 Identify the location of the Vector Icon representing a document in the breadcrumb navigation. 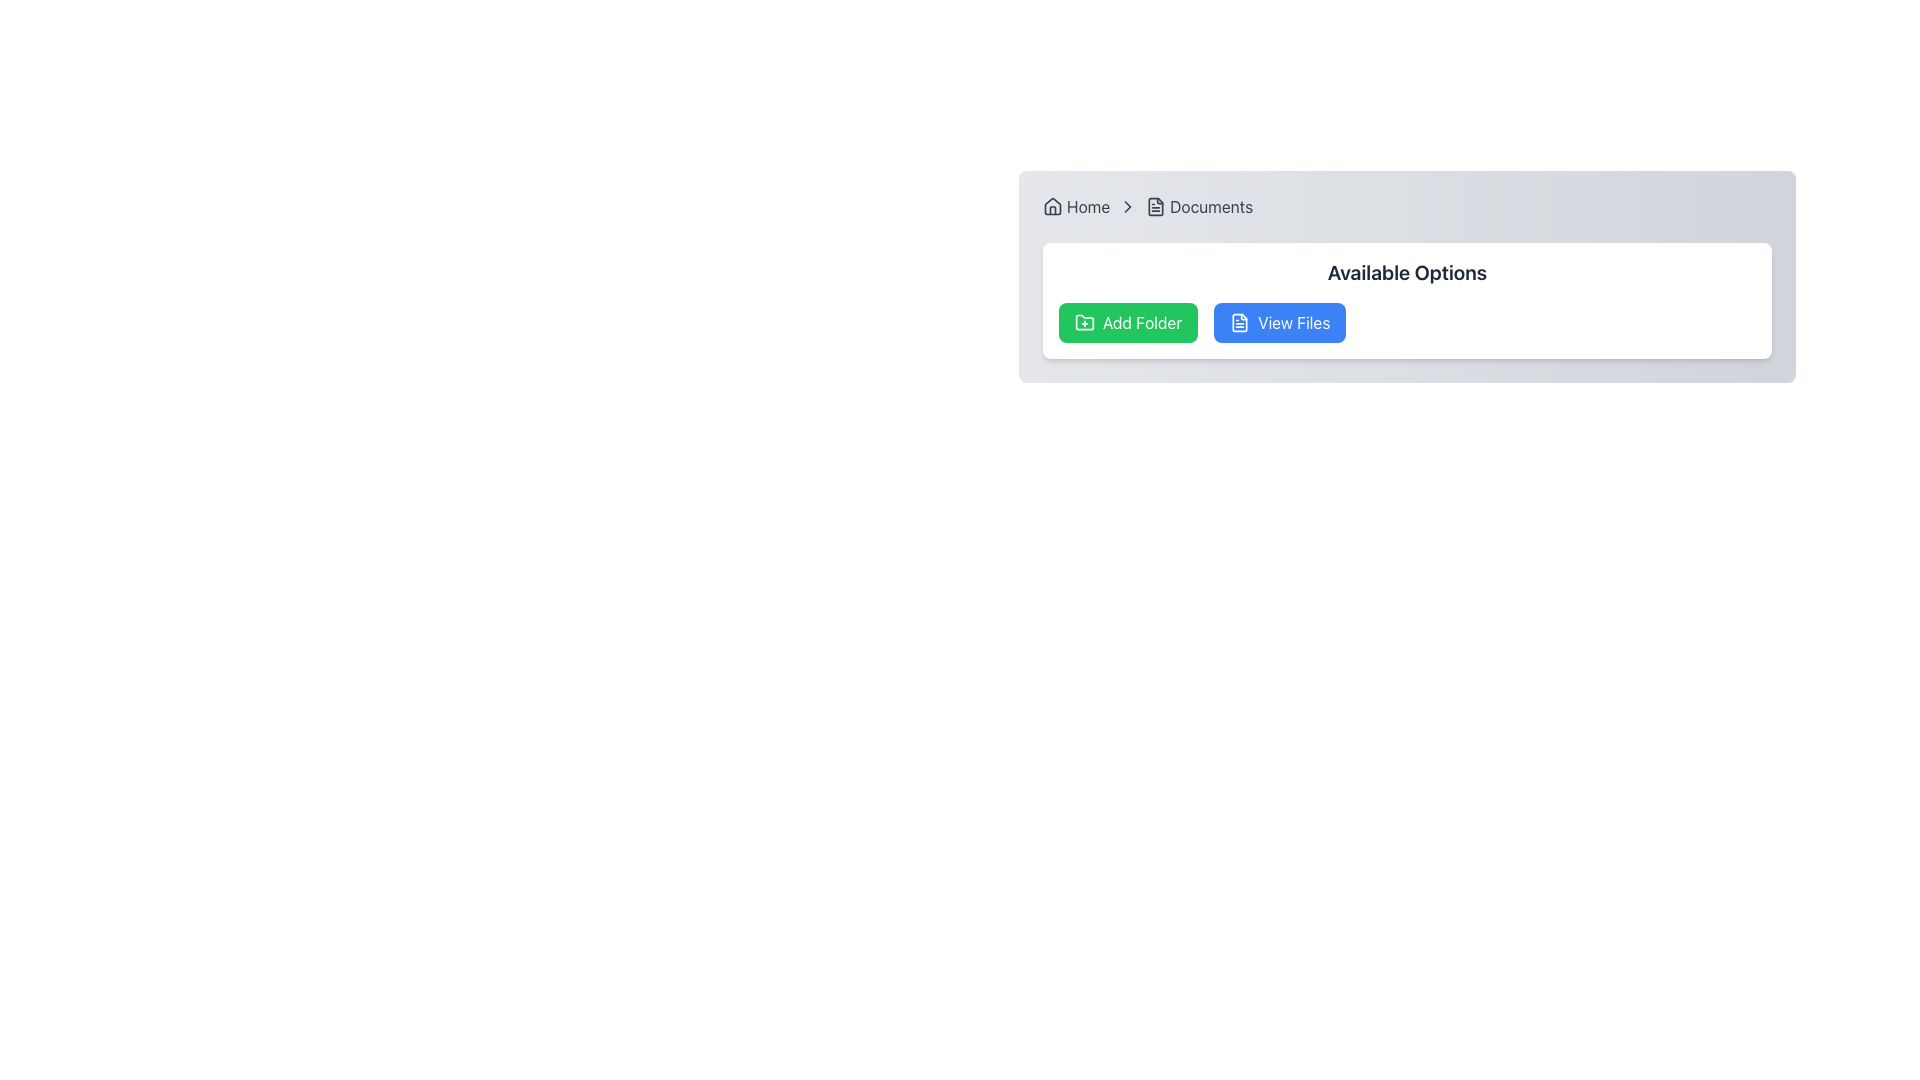
(1156, 207).